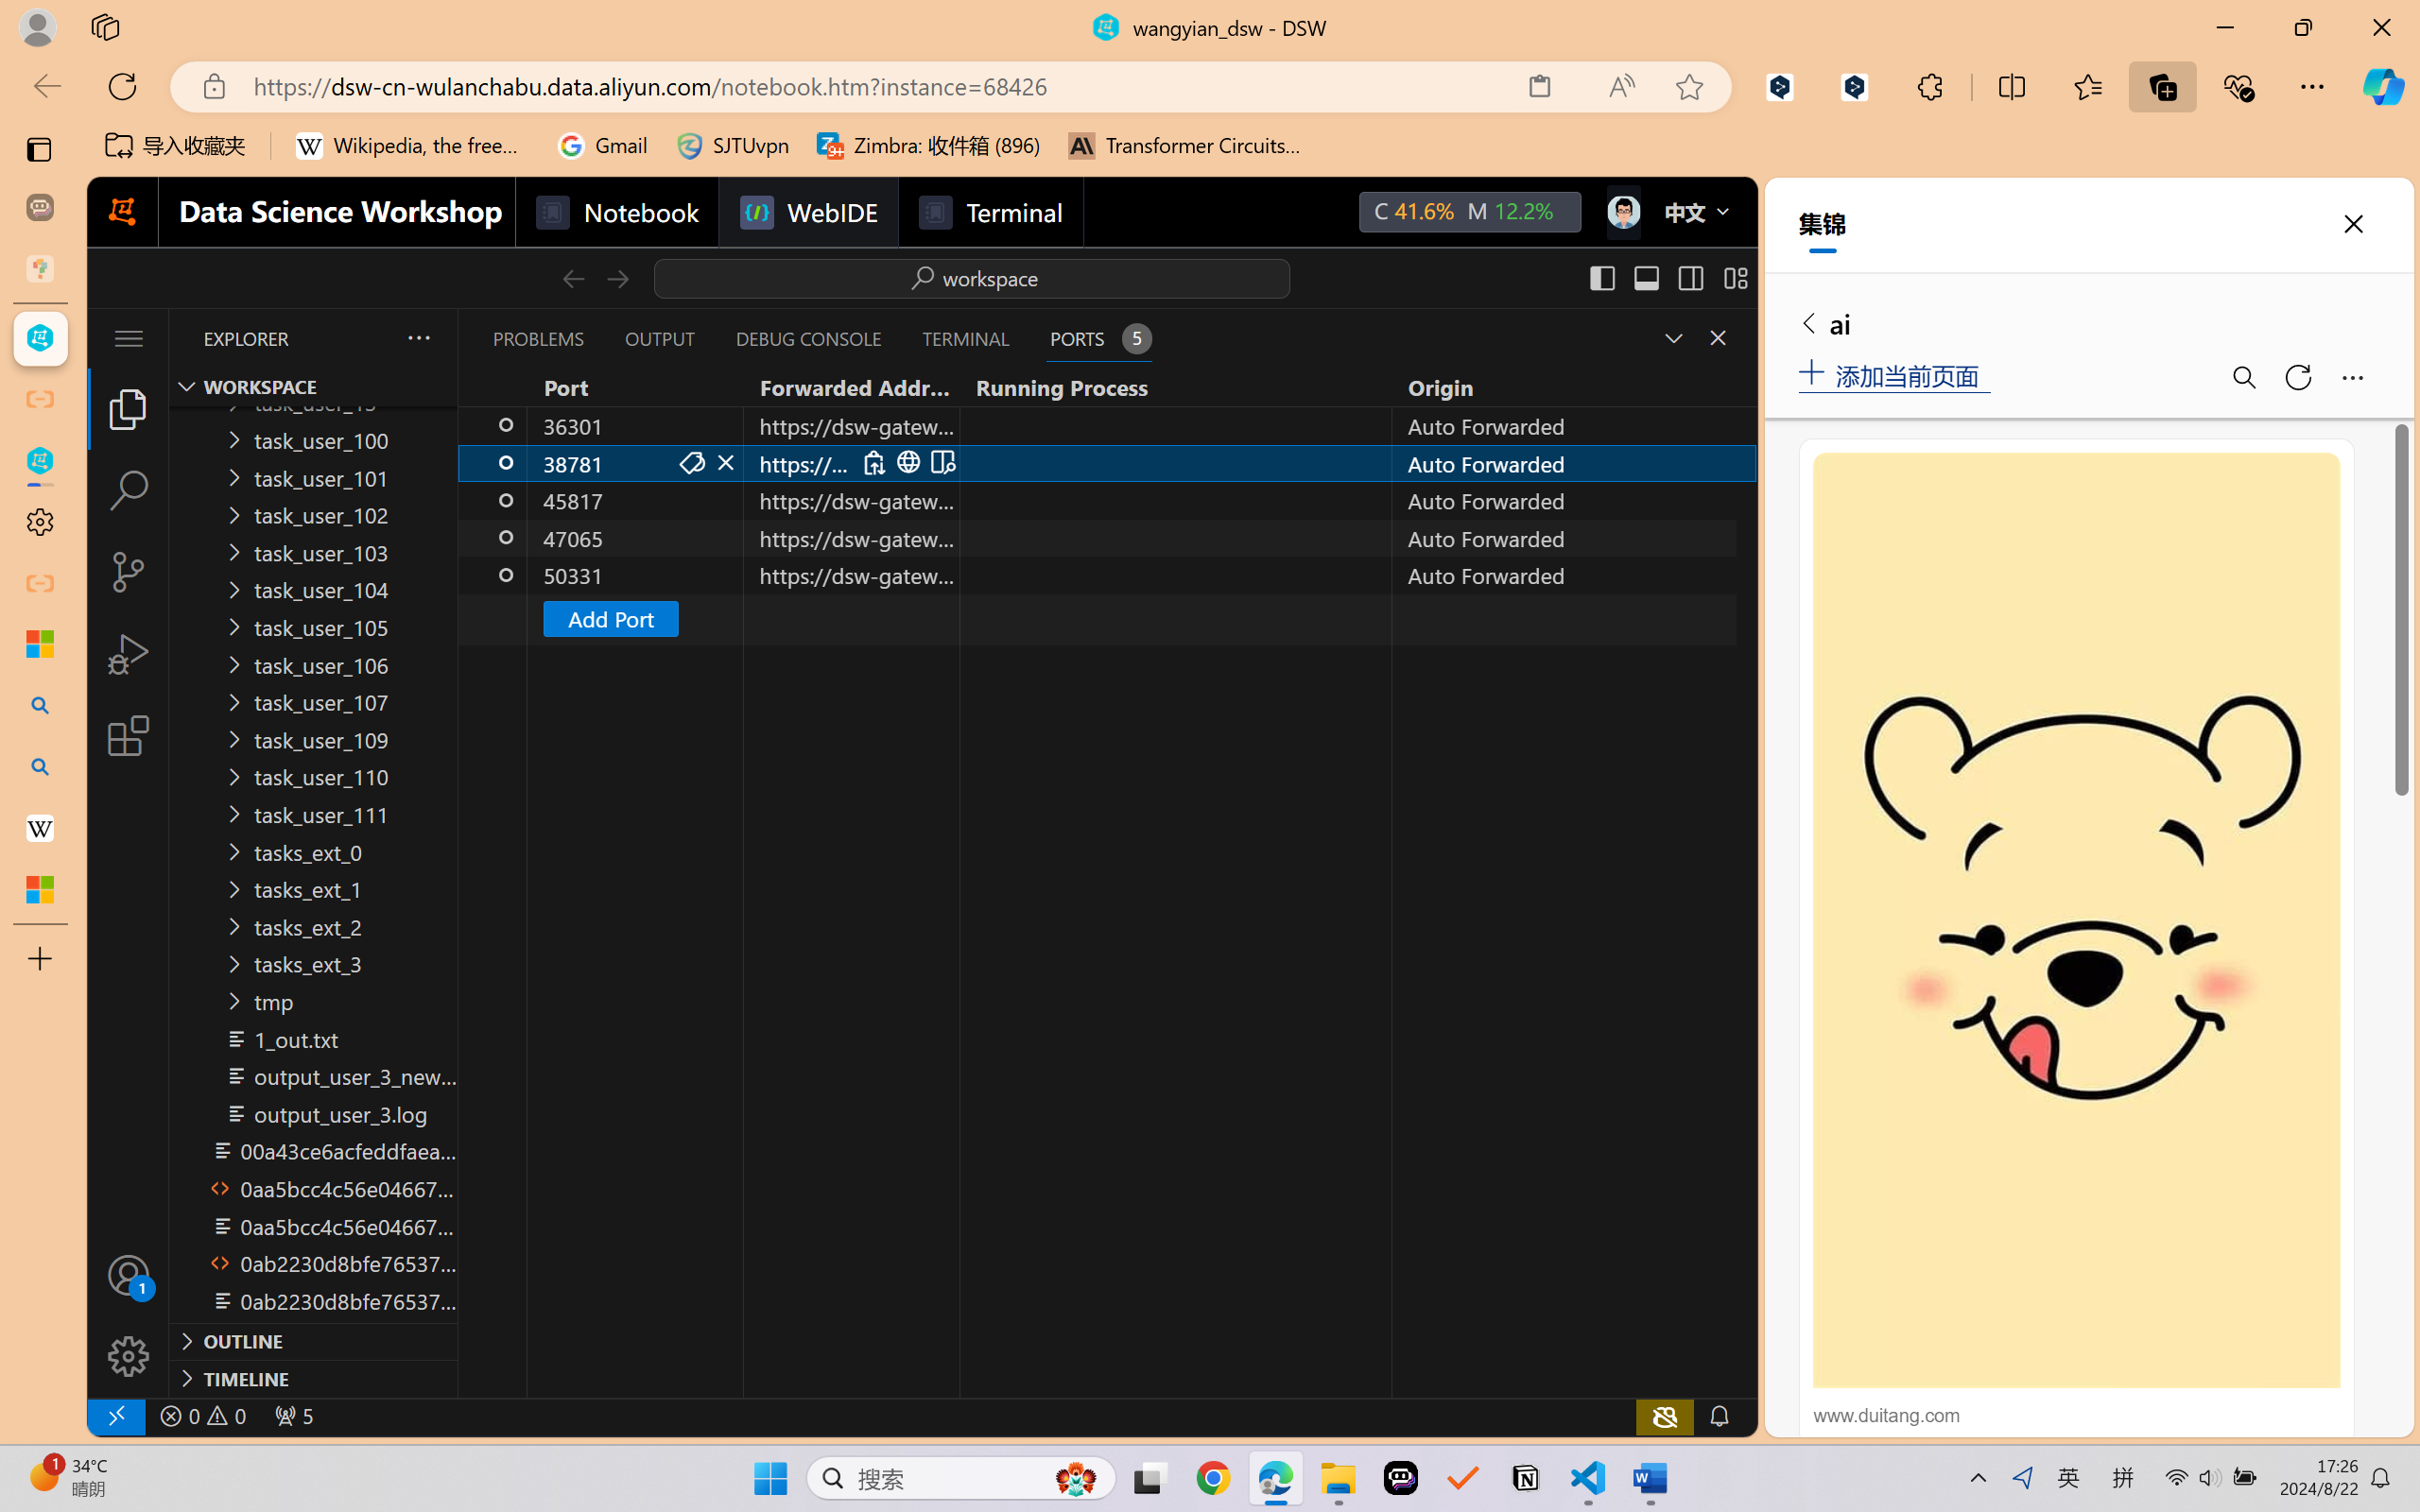 The height and width of the screenshot is (1512, 2420). I want to click on 'Copilot (Ctrl+Shift+.)', so click(2383, 86).